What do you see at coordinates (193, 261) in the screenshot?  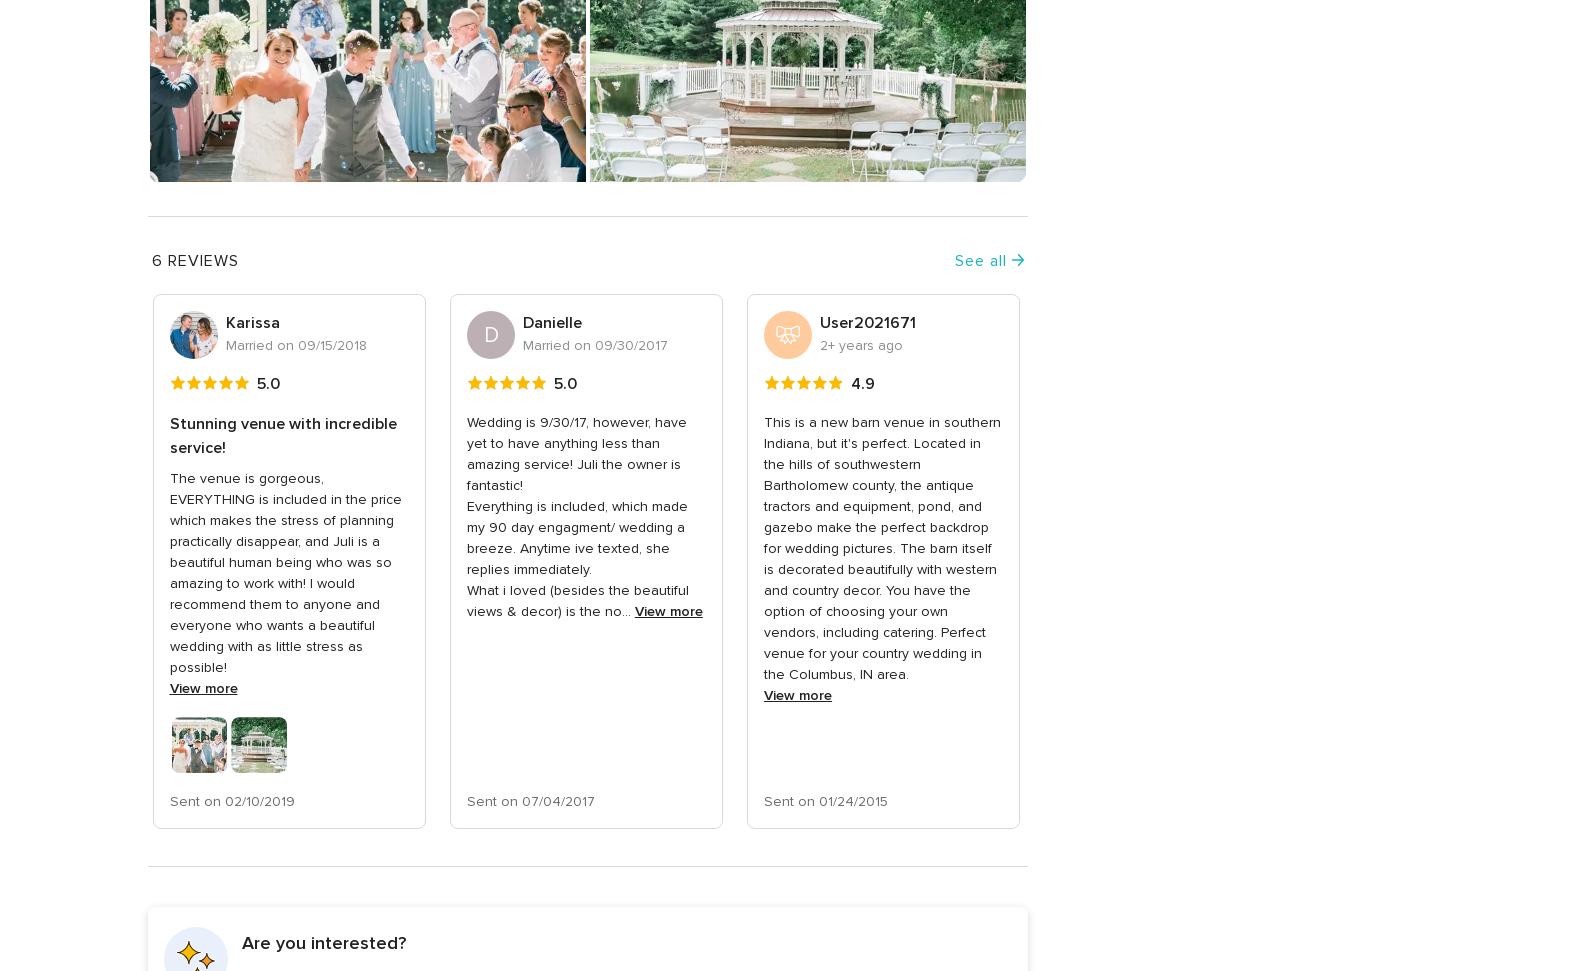 I see `'6 Reviews'` at bounding box center [193, 261].